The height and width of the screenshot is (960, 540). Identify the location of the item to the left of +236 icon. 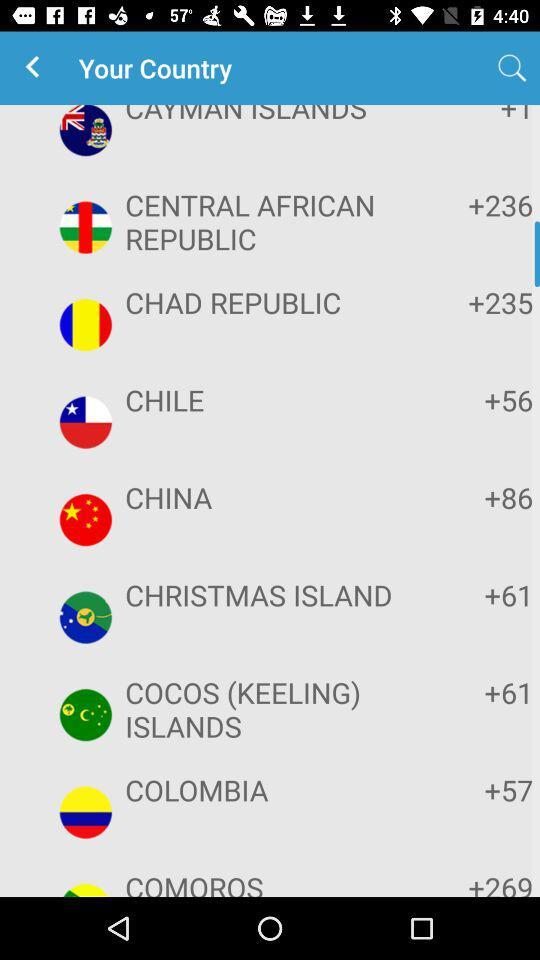
(267, 221).